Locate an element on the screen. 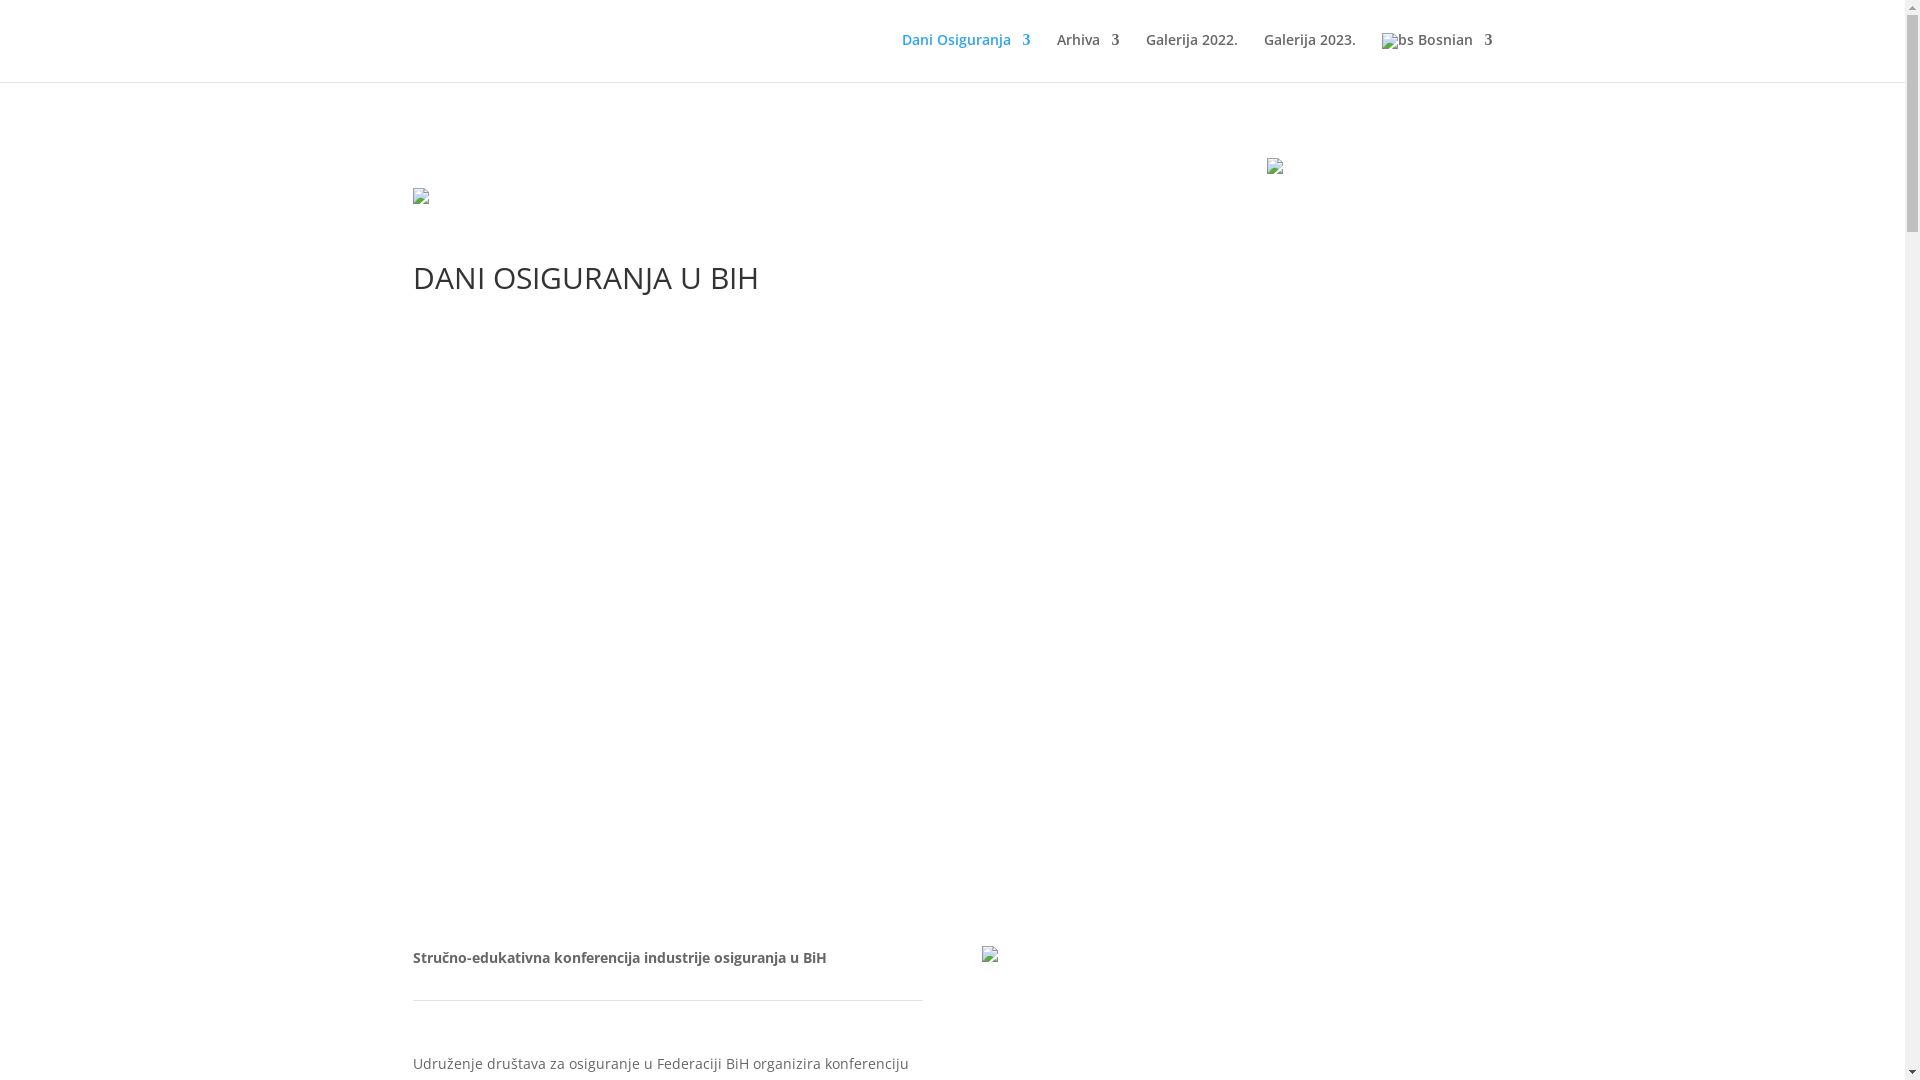 The height and width of the screenshot is (1080, 1920). 'Dani Osiguranja' is located at coordinates (901, 55).